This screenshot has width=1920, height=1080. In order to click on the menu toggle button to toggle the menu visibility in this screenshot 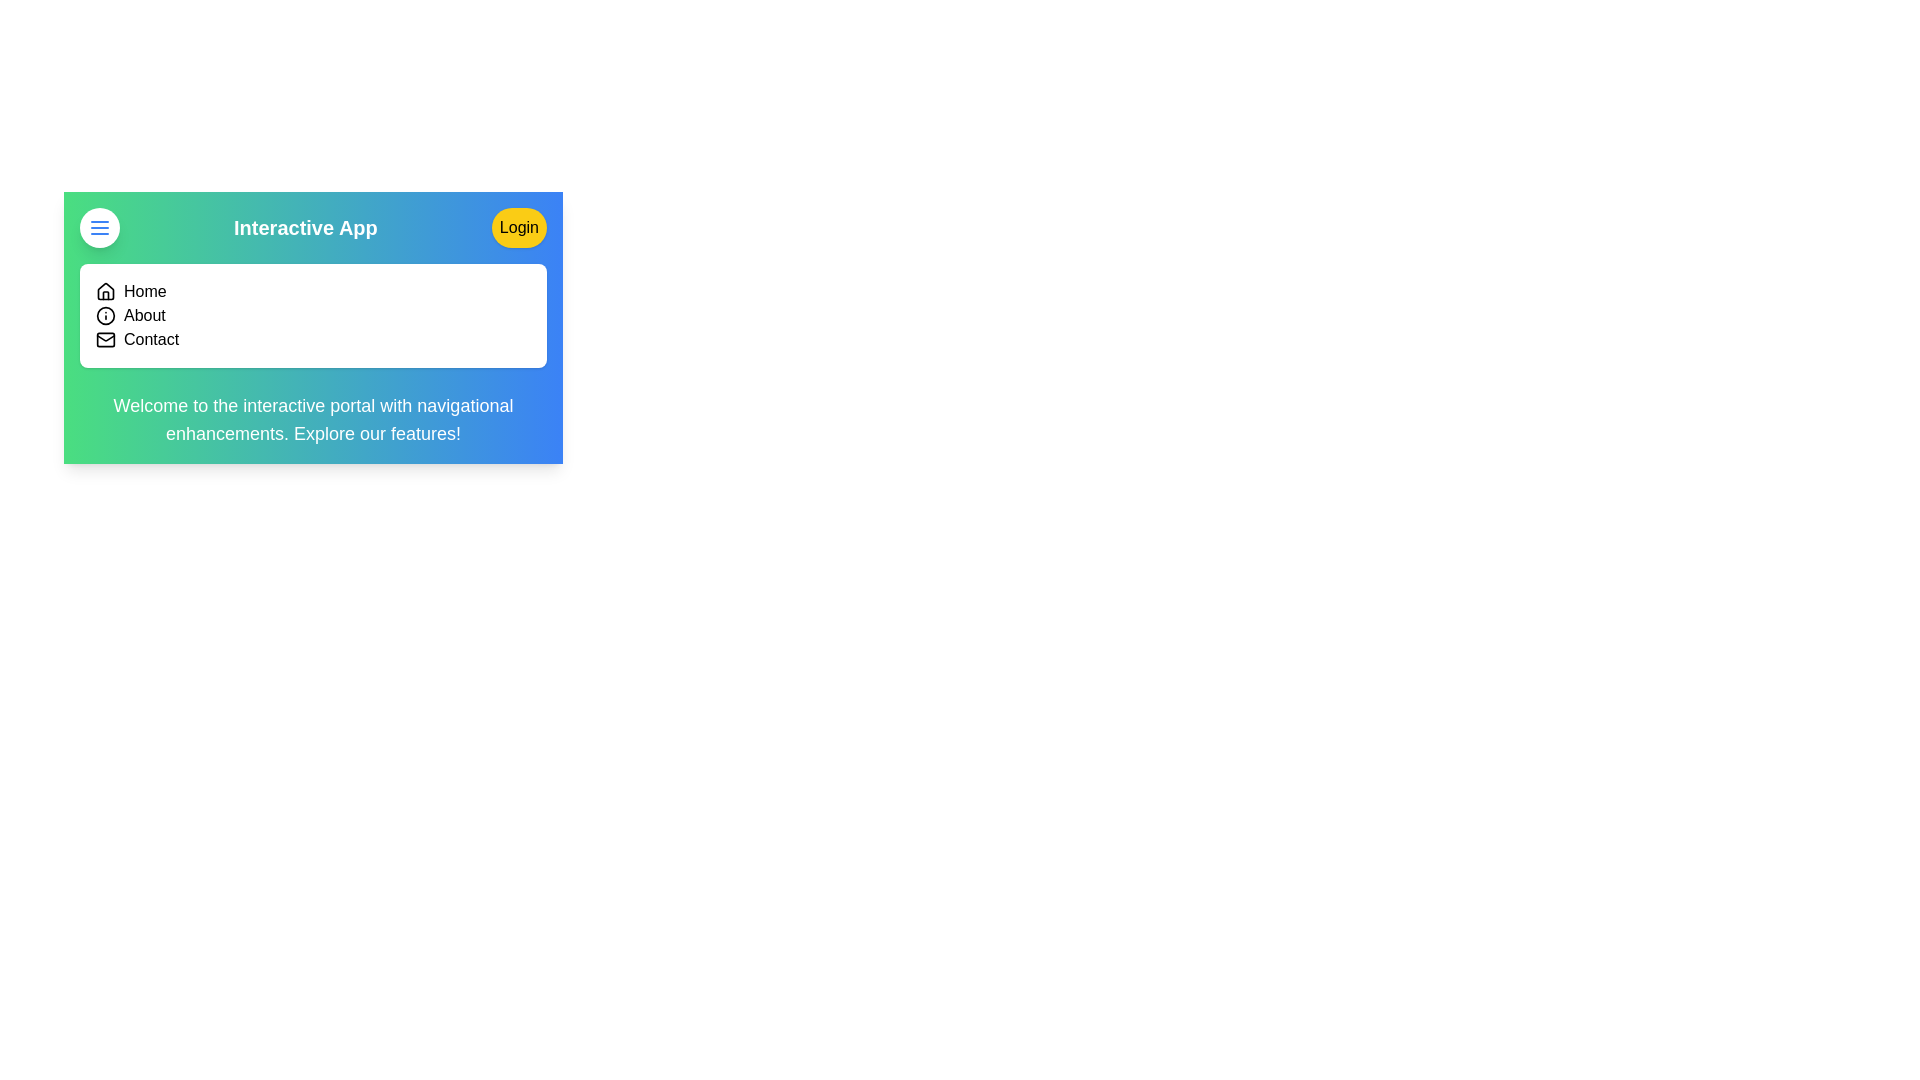, I will do `click(99, 226)`.